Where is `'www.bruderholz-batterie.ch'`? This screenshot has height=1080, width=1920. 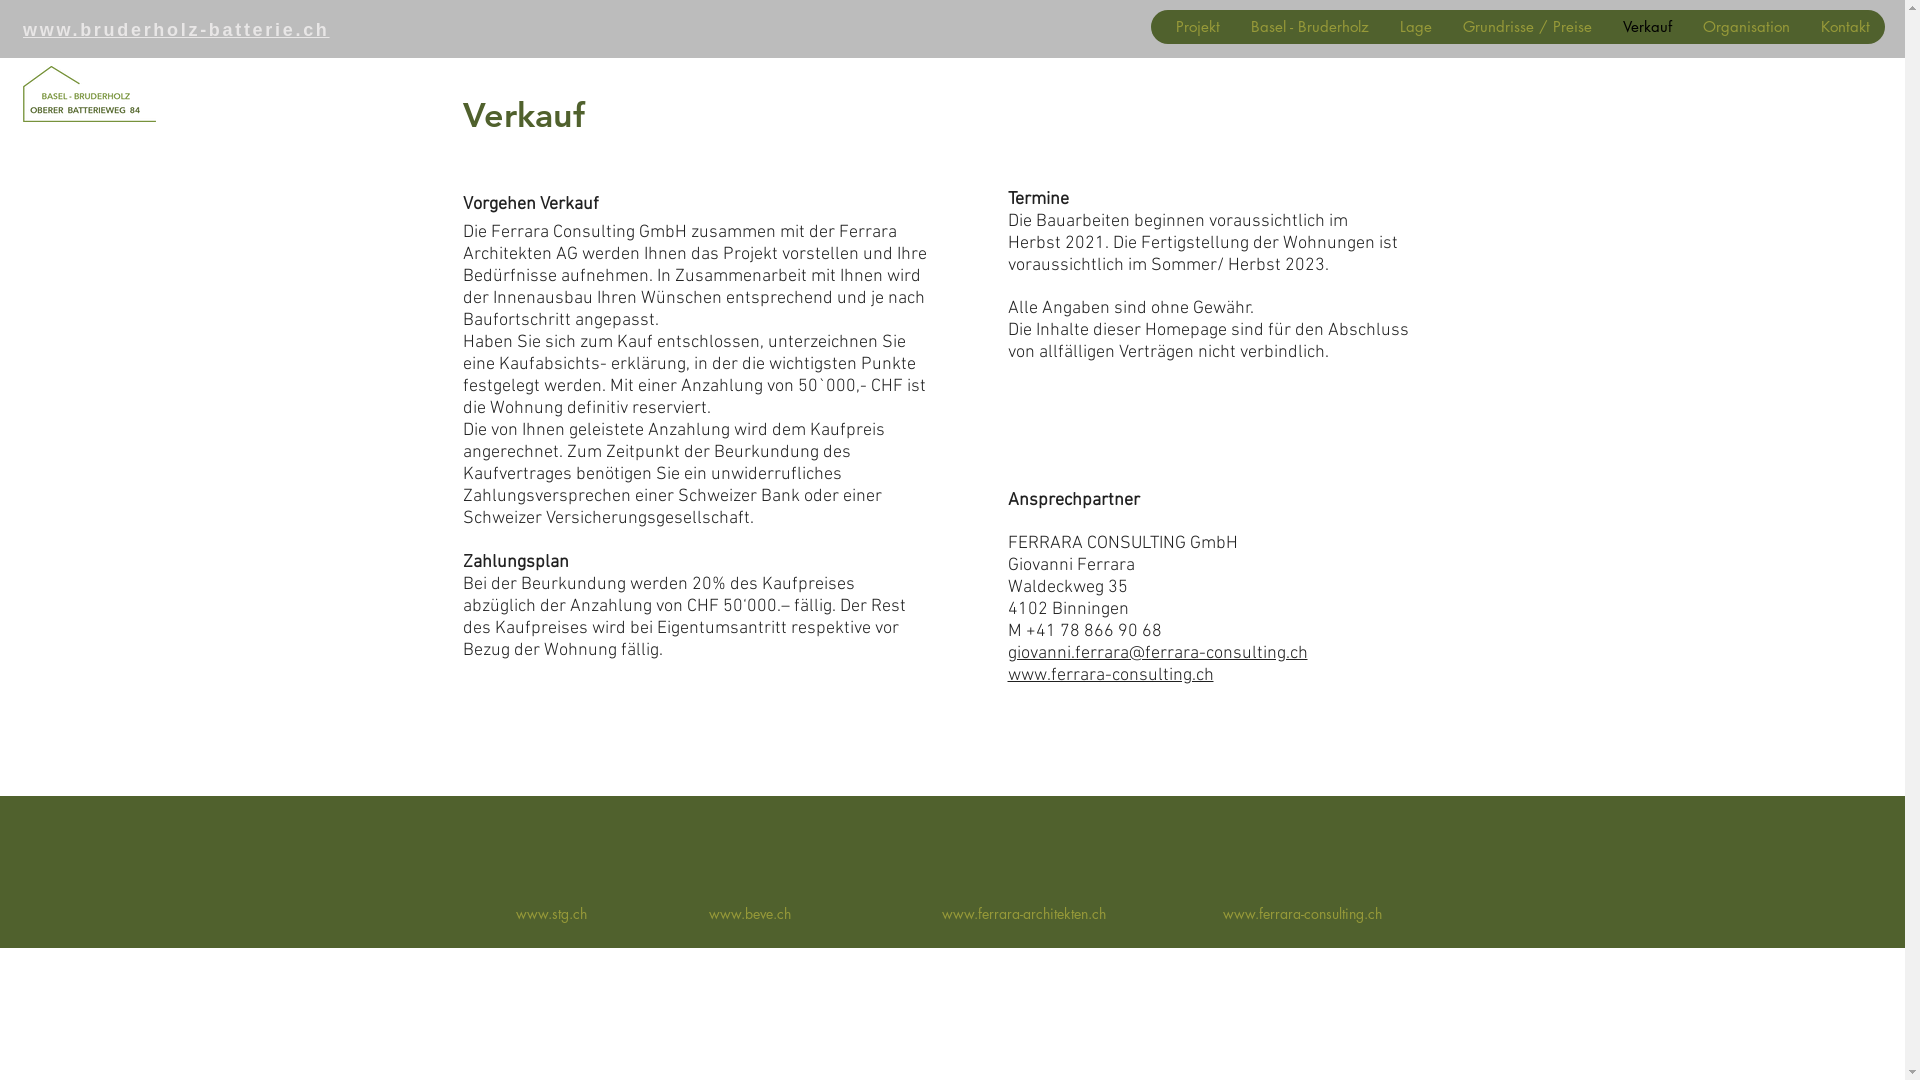 'www.bruderholz-batterie.ch' is located at coordinates (176, 30).